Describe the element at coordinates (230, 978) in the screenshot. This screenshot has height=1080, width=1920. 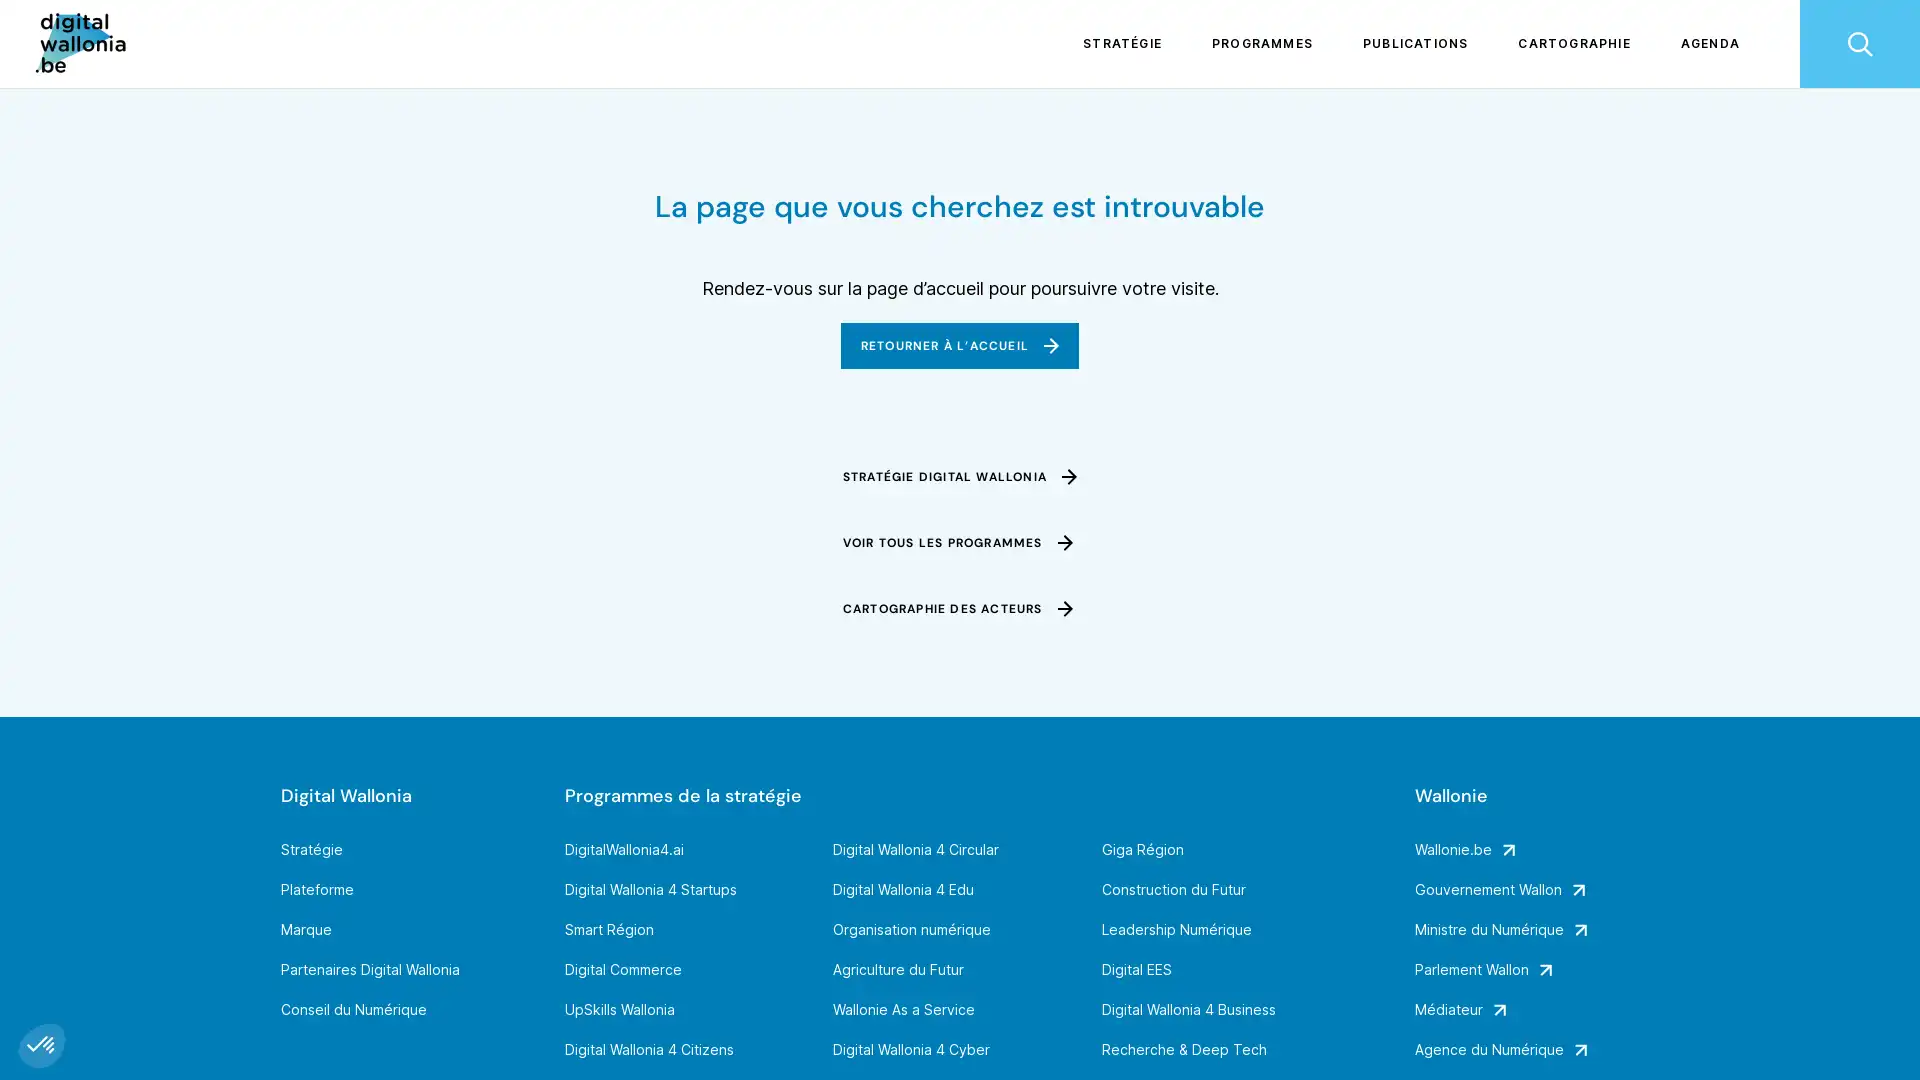
I see `Je choisis` at that location.